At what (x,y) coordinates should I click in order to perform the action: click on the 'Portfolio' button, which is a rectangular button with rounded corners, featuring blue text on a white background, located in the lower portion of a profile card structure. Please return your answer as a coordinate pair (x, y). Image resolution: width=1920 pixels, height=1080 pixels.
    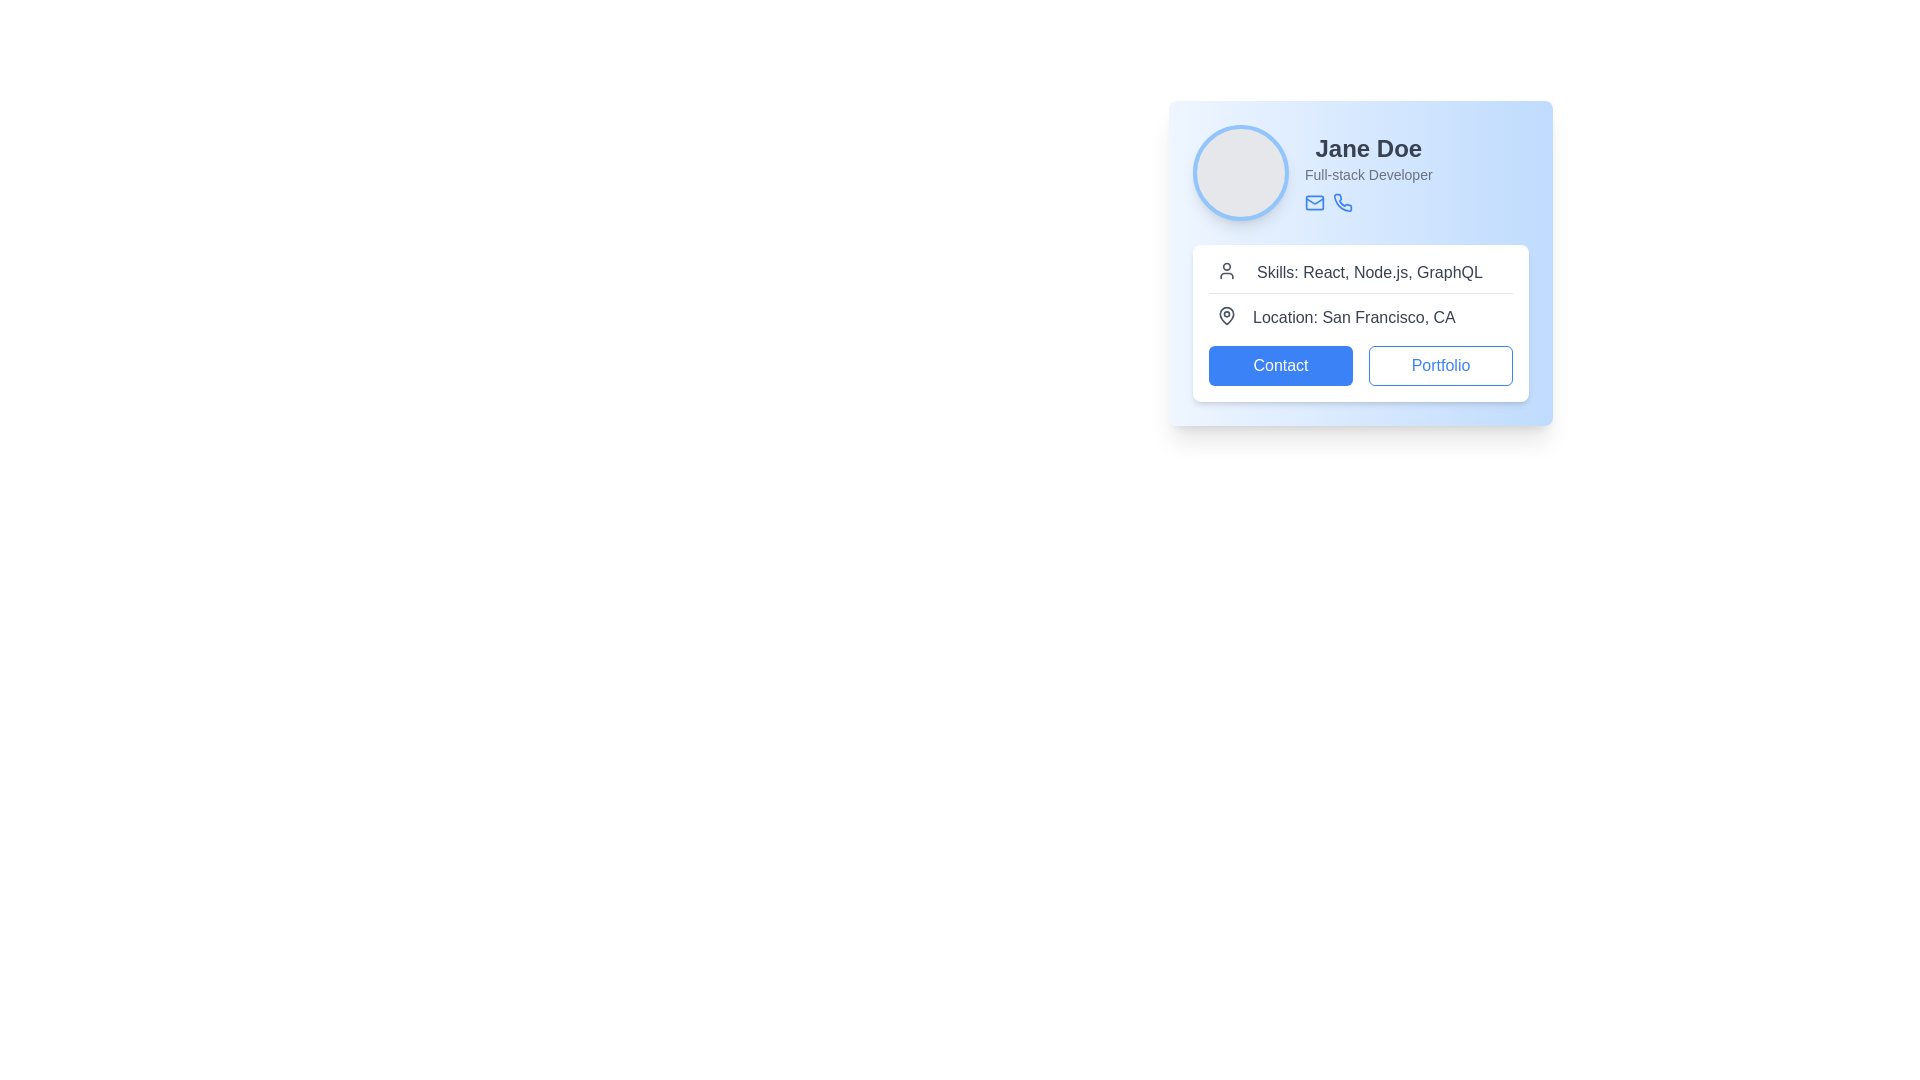
    Looking at the image, I should click on (1440, 366).